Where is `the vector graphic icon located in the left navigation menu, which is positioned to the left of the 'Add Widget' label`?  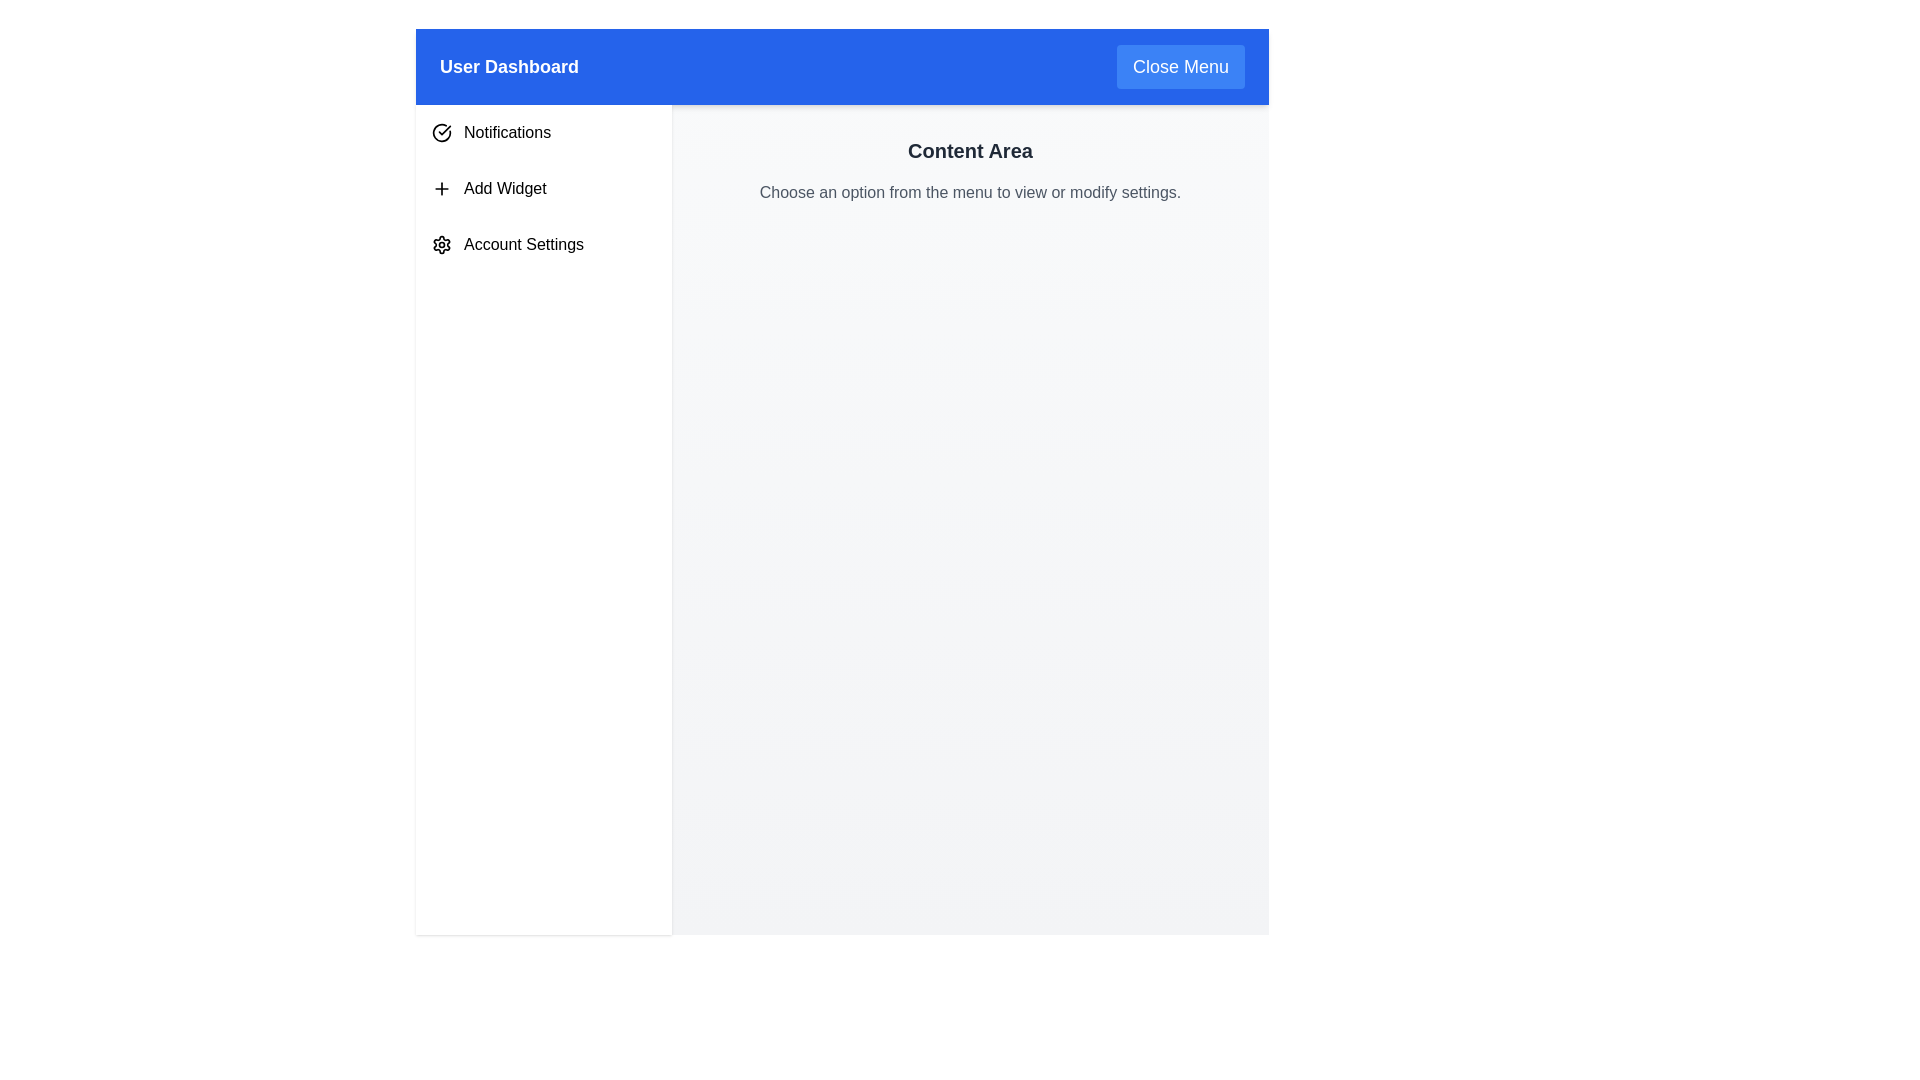
the vector graphic icon located in the left navigation menu, which is positioned to the left of the 'Add Widget' label is located at coordinates (440, 189).